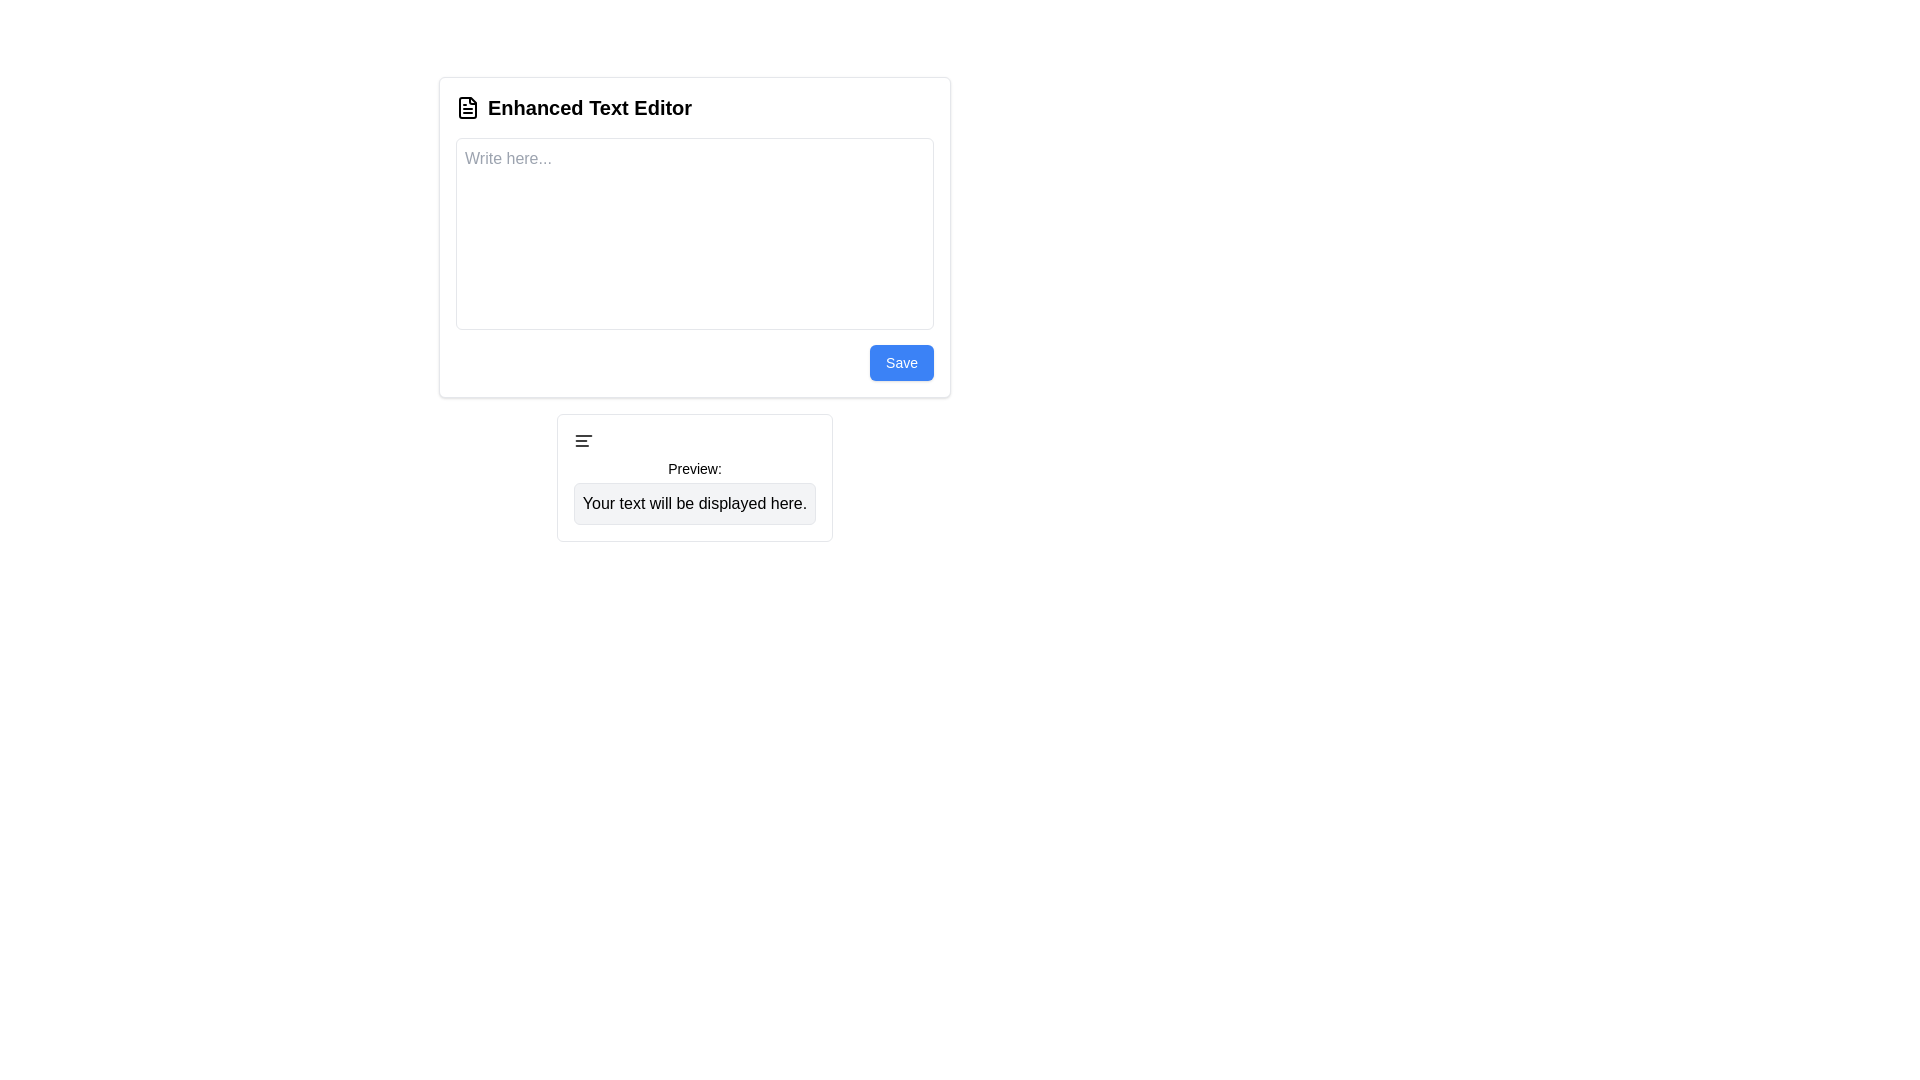 This screenshot has height=1080, width=1920. I want to click on alignment functionality icon, which is represented by three horizontal lines in a minimalist style located in the top-left corner of the preview box below the text editor, so click(582, 439).